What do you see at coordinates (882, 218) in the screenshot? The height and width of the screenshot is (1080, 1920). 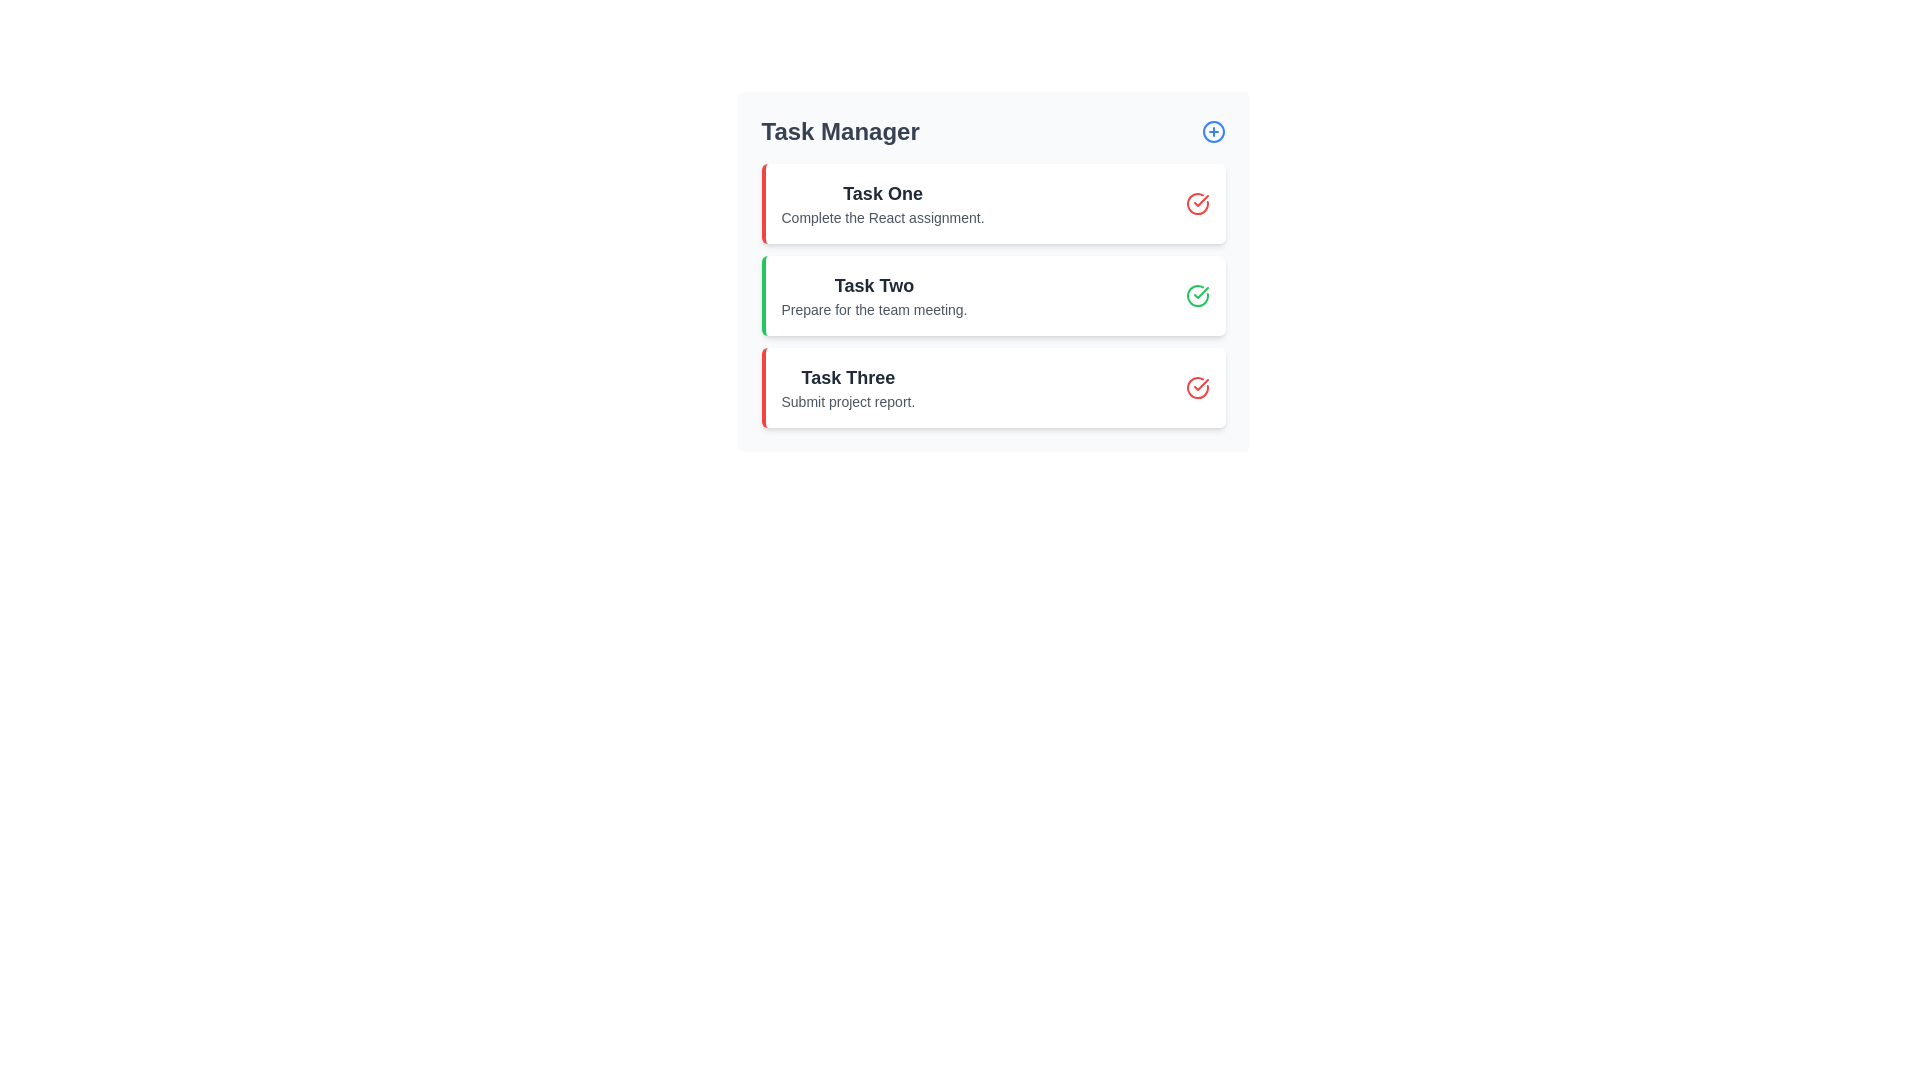 I see `the text label that reads 'Complete the React assignment', which is styled in a smaller font and located directly beneath the 'Task One' title` at bounding box center [882, 218].